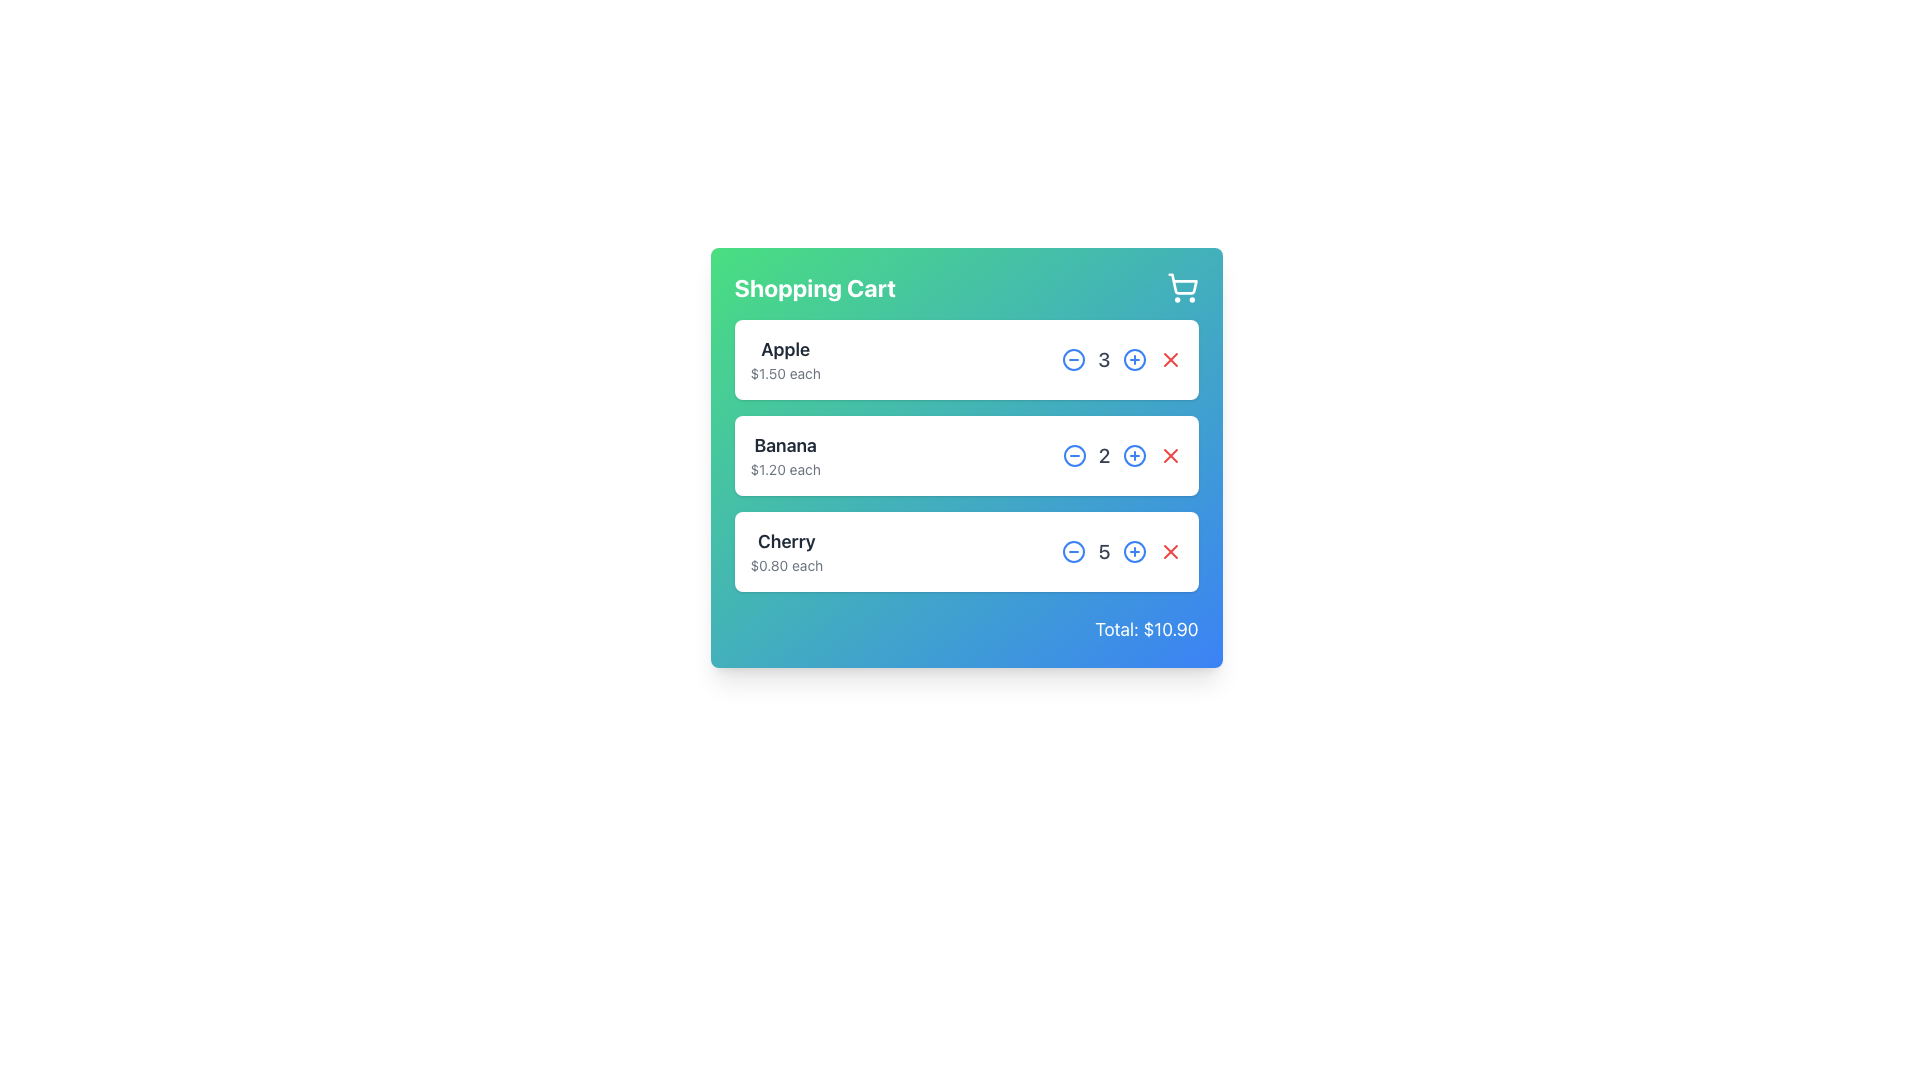  Describe the element at coordinates (785, 542) in the screenshot. I see `the text element labeled 'Cherry' in the shopping list, which is located under the 'Banana' entry in the shopping cart section` at that location.